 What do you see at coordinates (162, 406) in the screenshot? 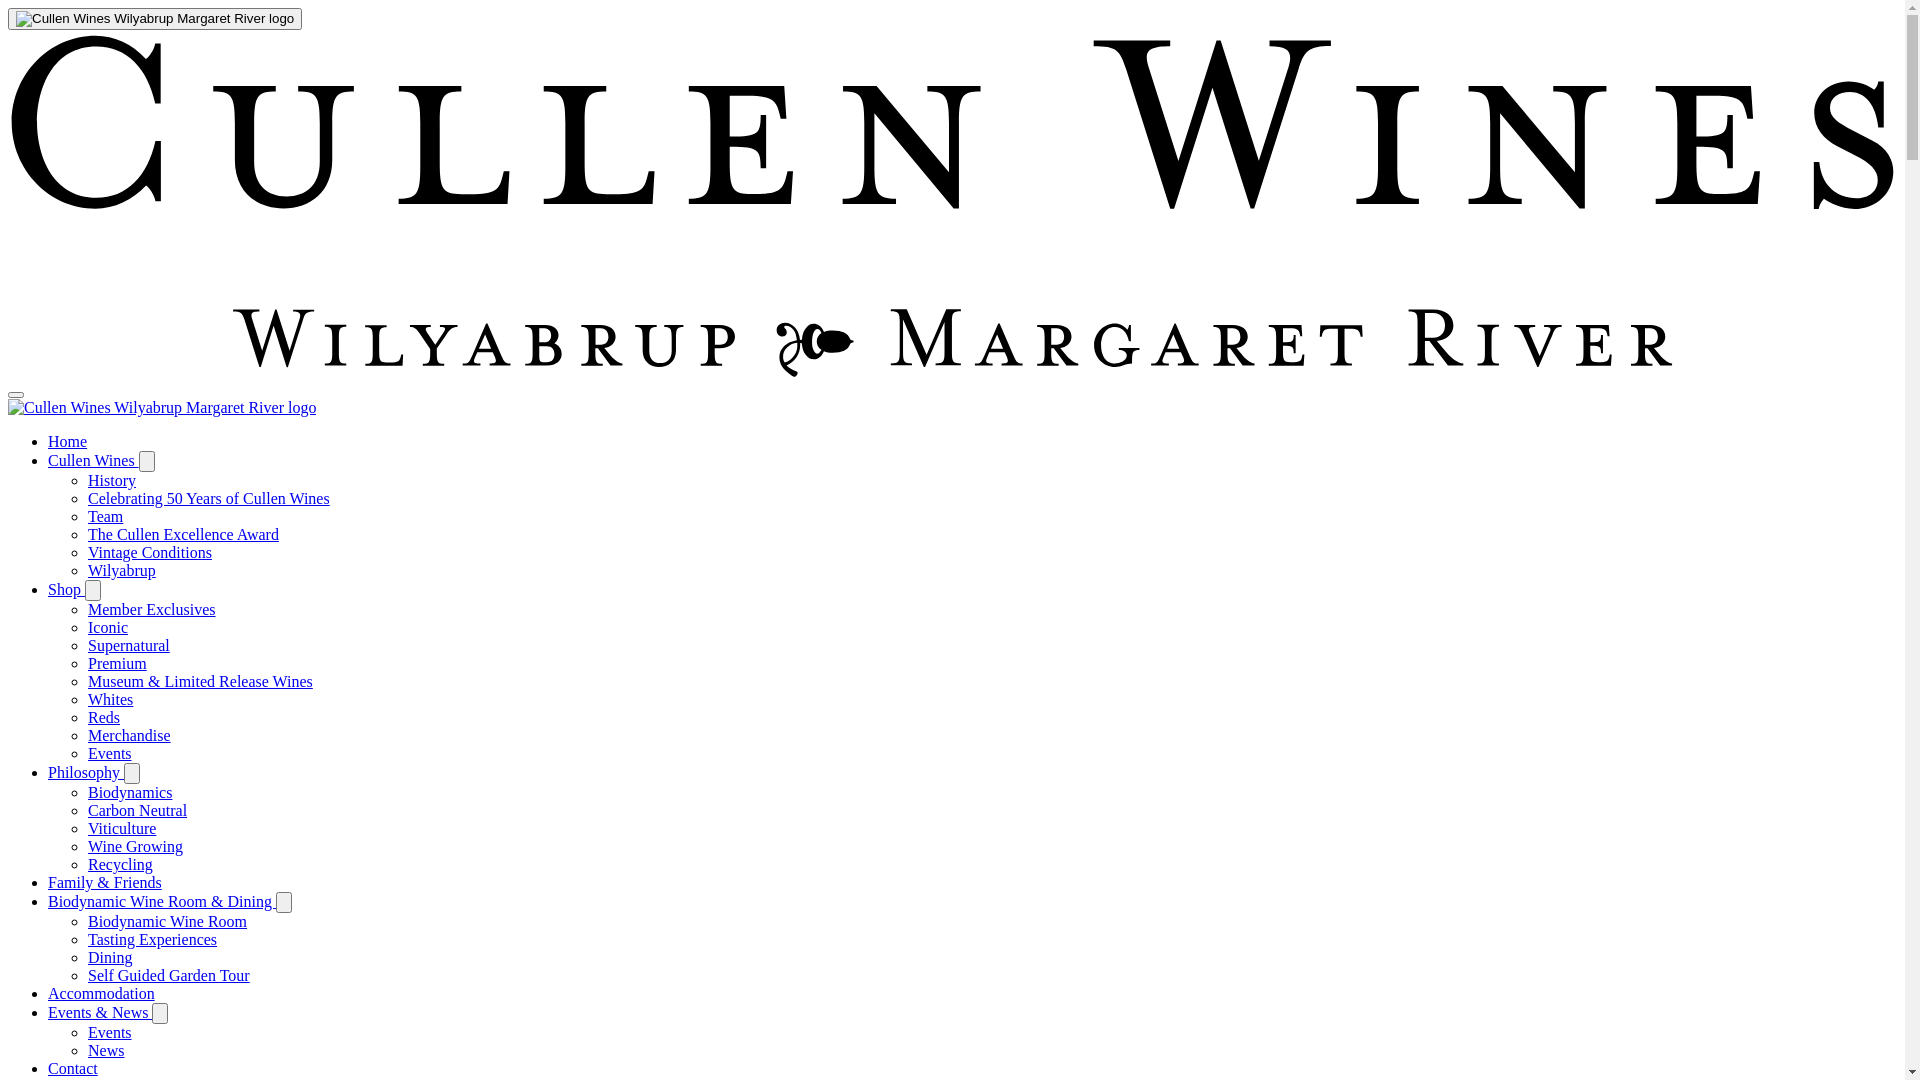
I see `'Cullen Wines Home Page'` at bounding box center [162, 406].